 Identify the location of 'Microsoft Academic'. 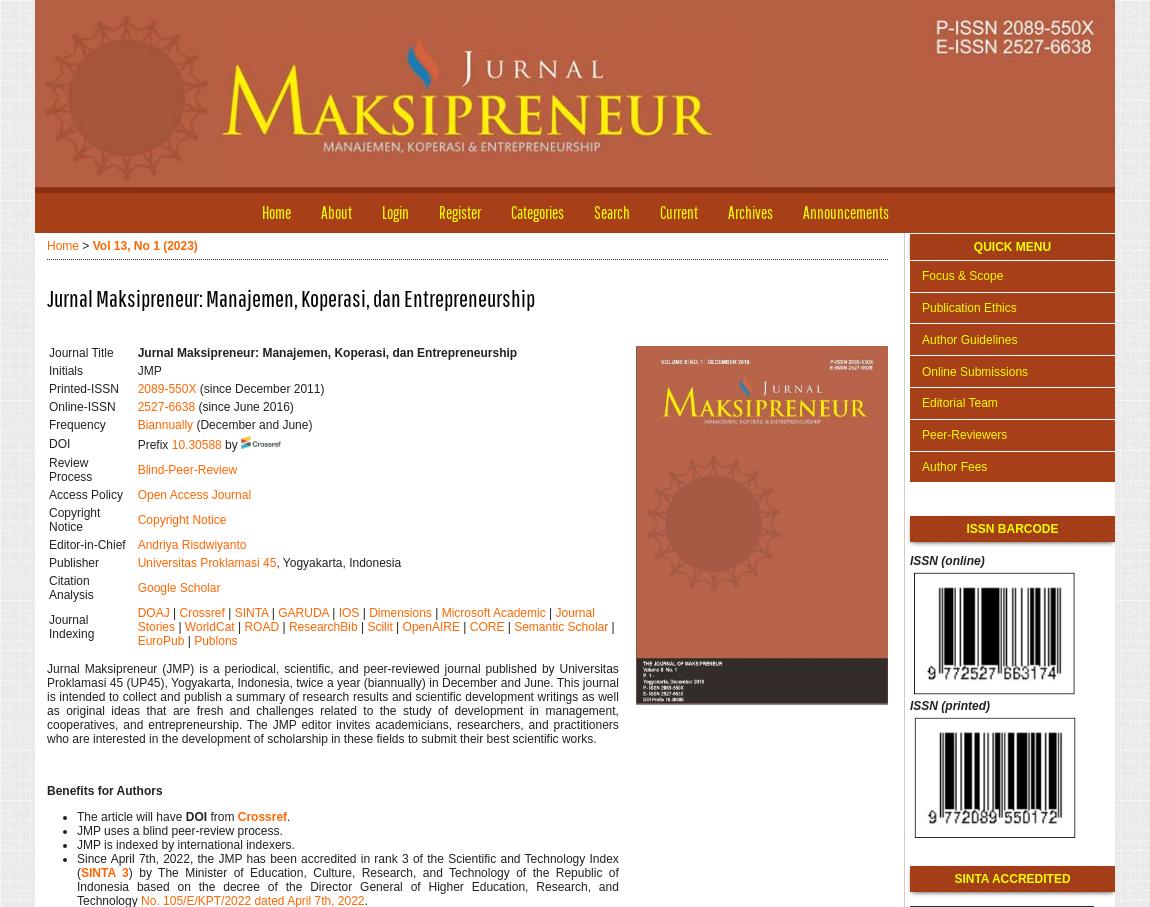
(493, 612).